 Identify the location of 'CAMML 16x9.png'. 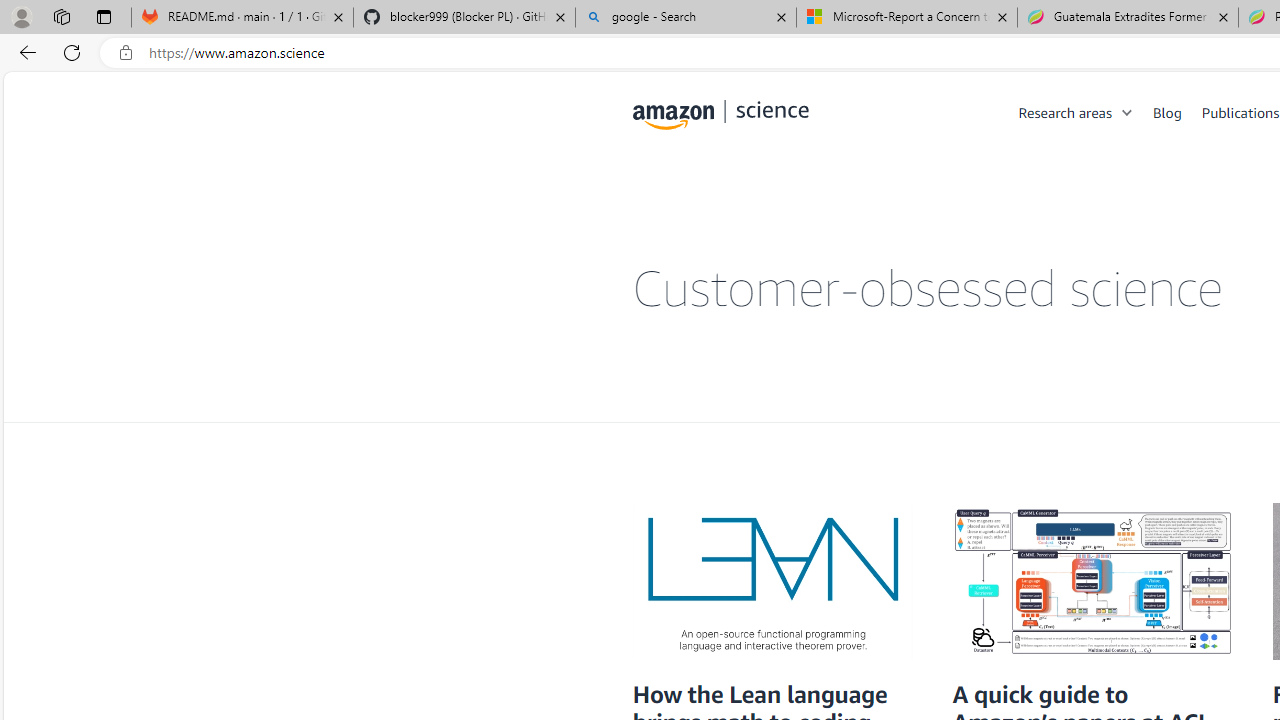
(1091, 581).